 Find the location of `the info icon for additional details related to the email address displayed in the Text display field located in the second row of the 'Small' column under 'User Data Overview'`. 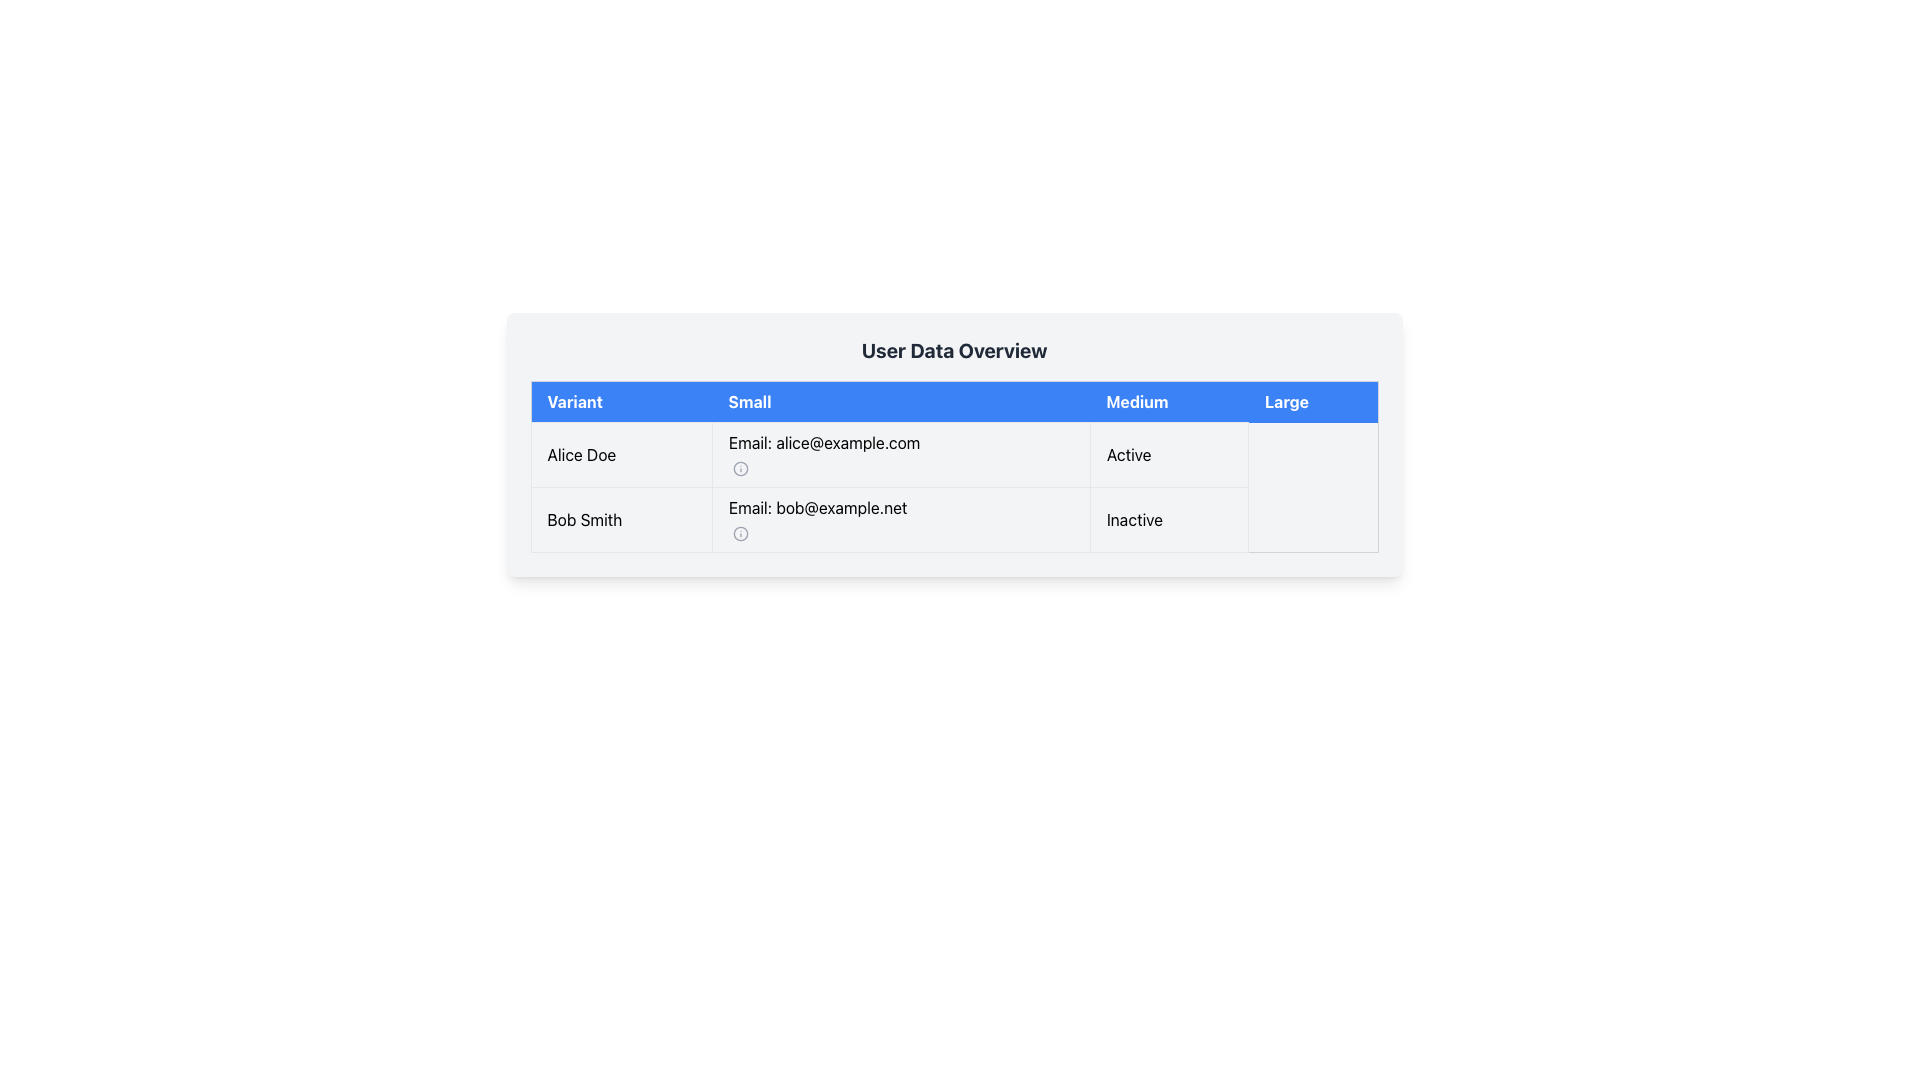

the info icon for additional details related to the email address displayed in the Text display field located in the second row of the 'Small' column under 'User Data Overview' is located at coordinates (900, 519).